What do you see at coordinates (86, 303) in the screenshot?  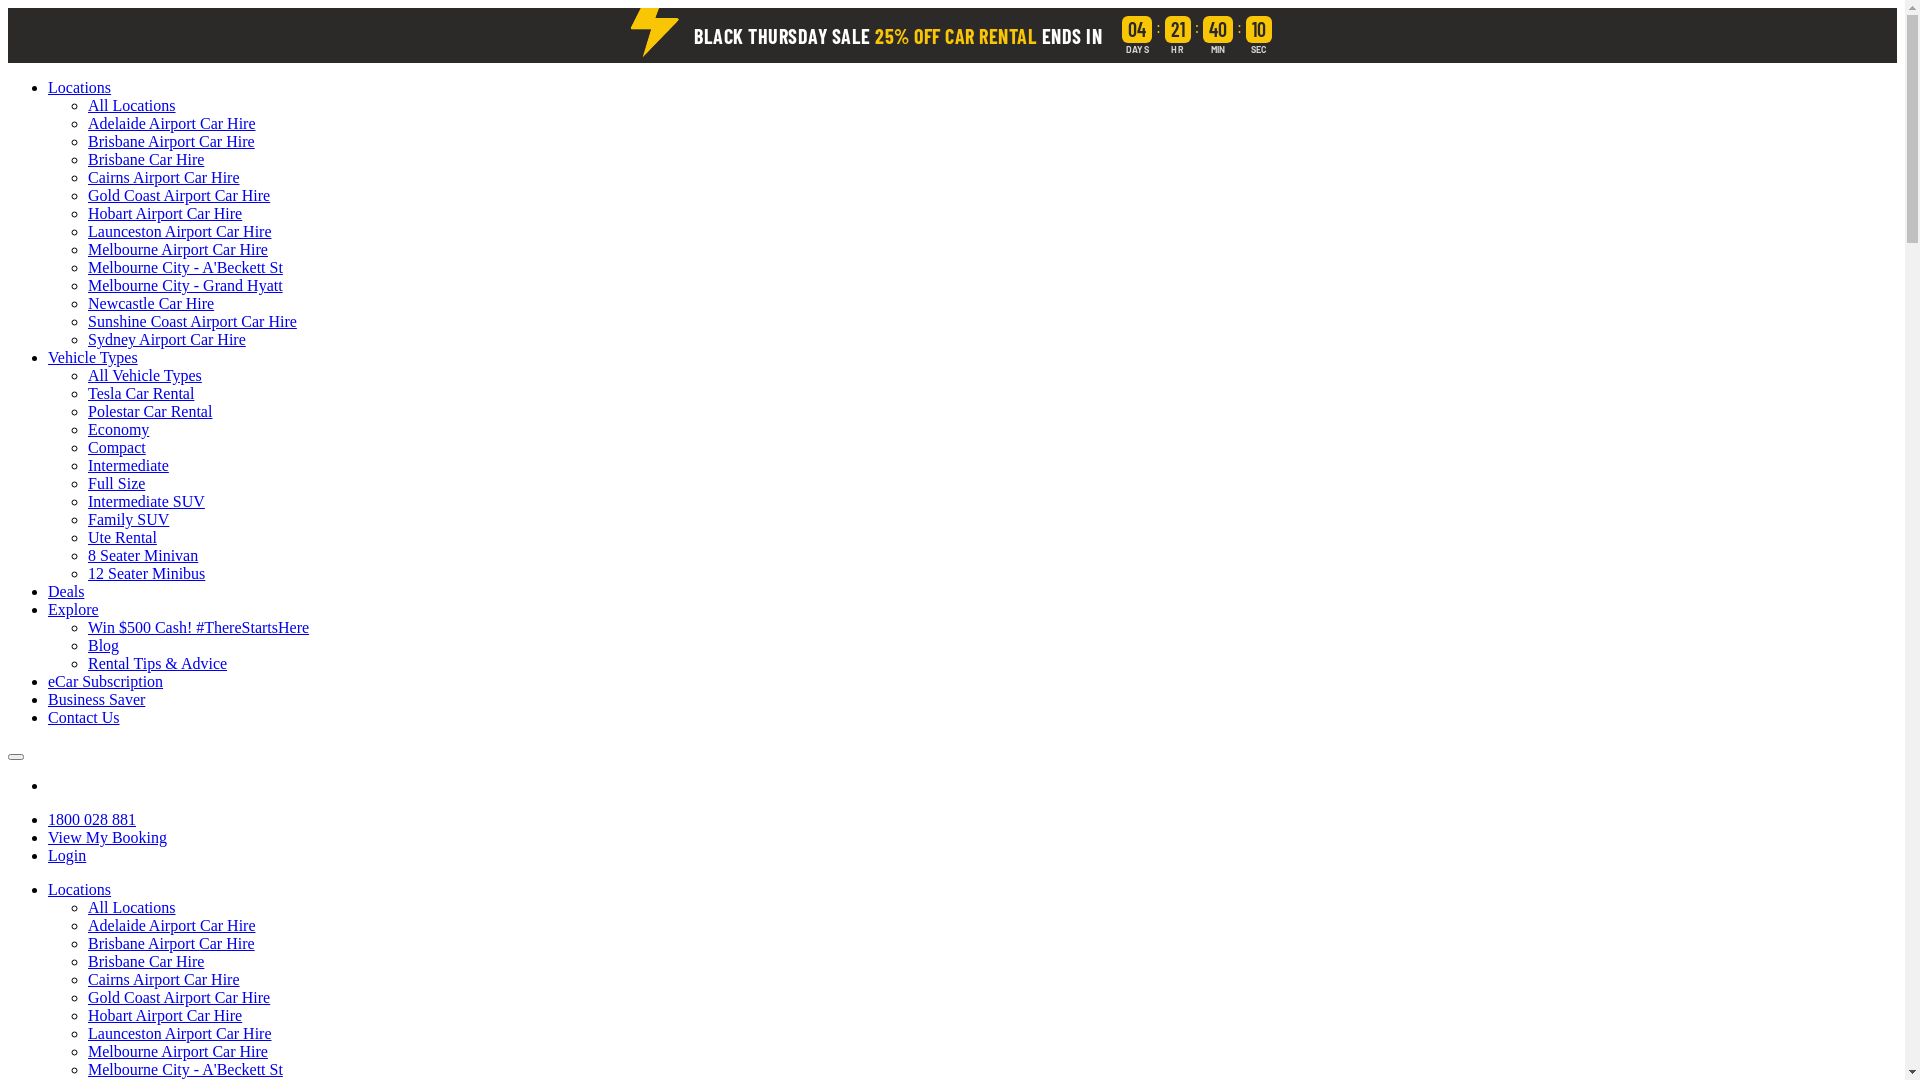 I see `'Newcastle Car Hire'` at bounding box center [86, 303].